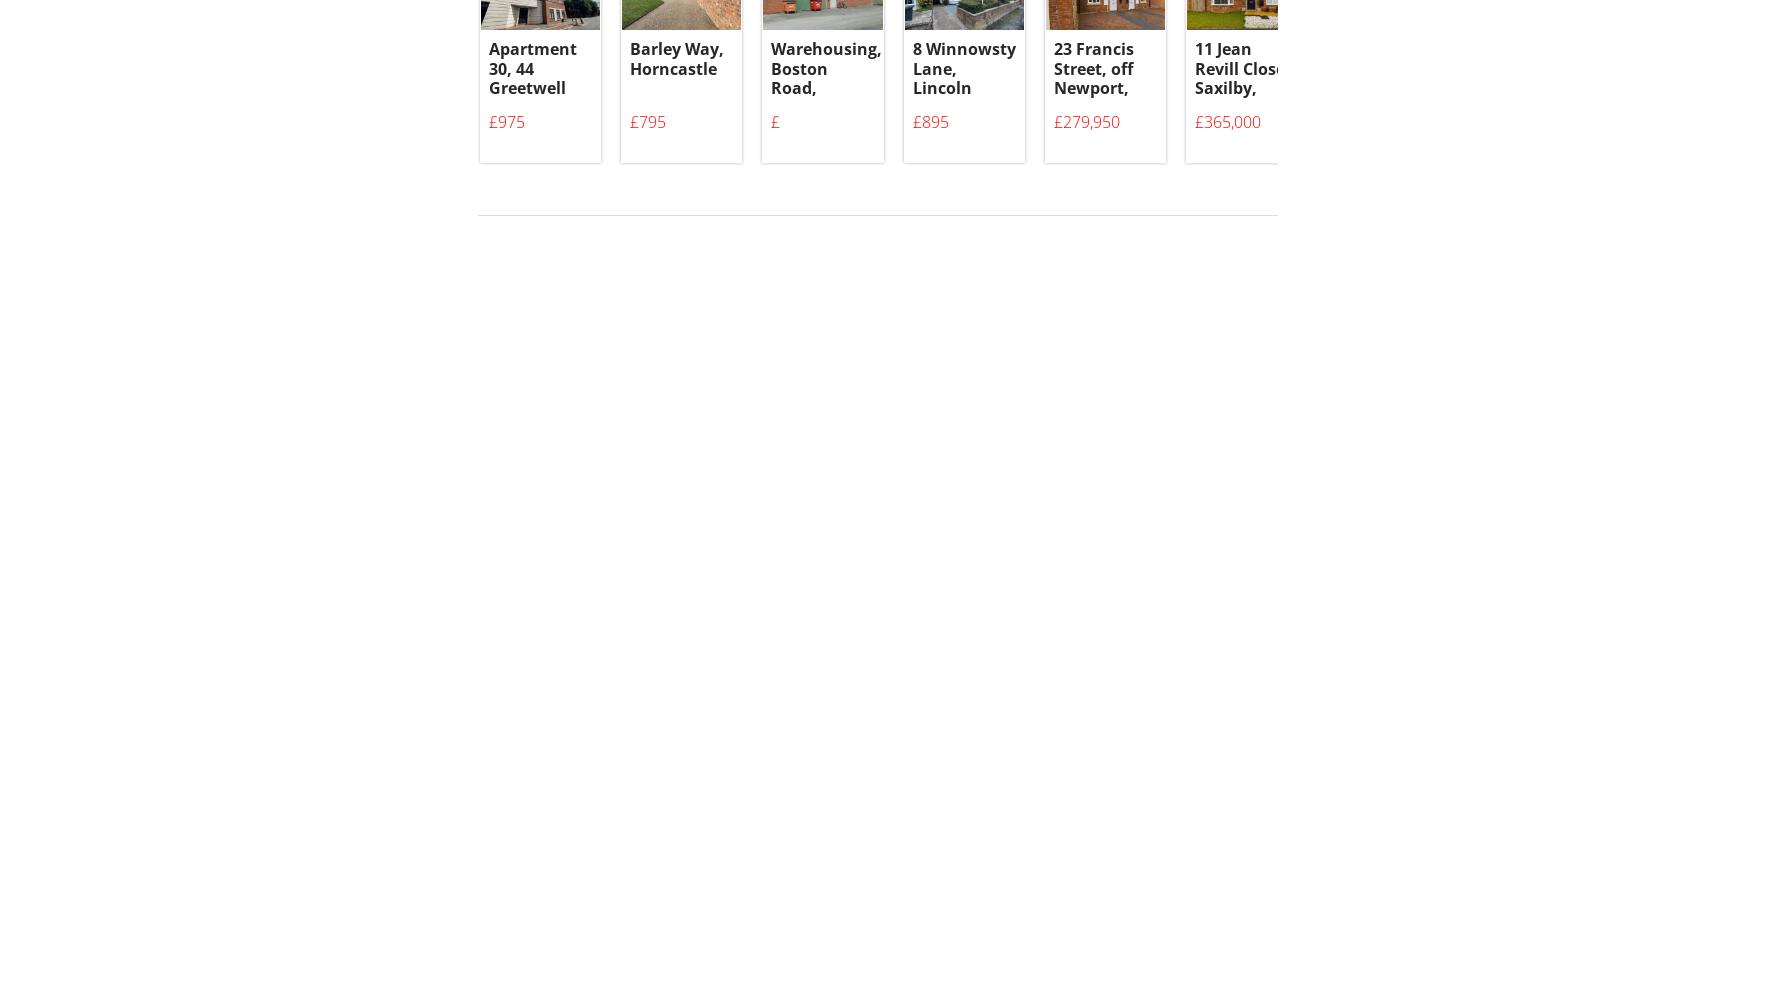 This screenshot has height=989, width=1770. What do you see at coordinates (645, 133) in the screenshot?
I see `'£795'` at bounding box center [645, 133].